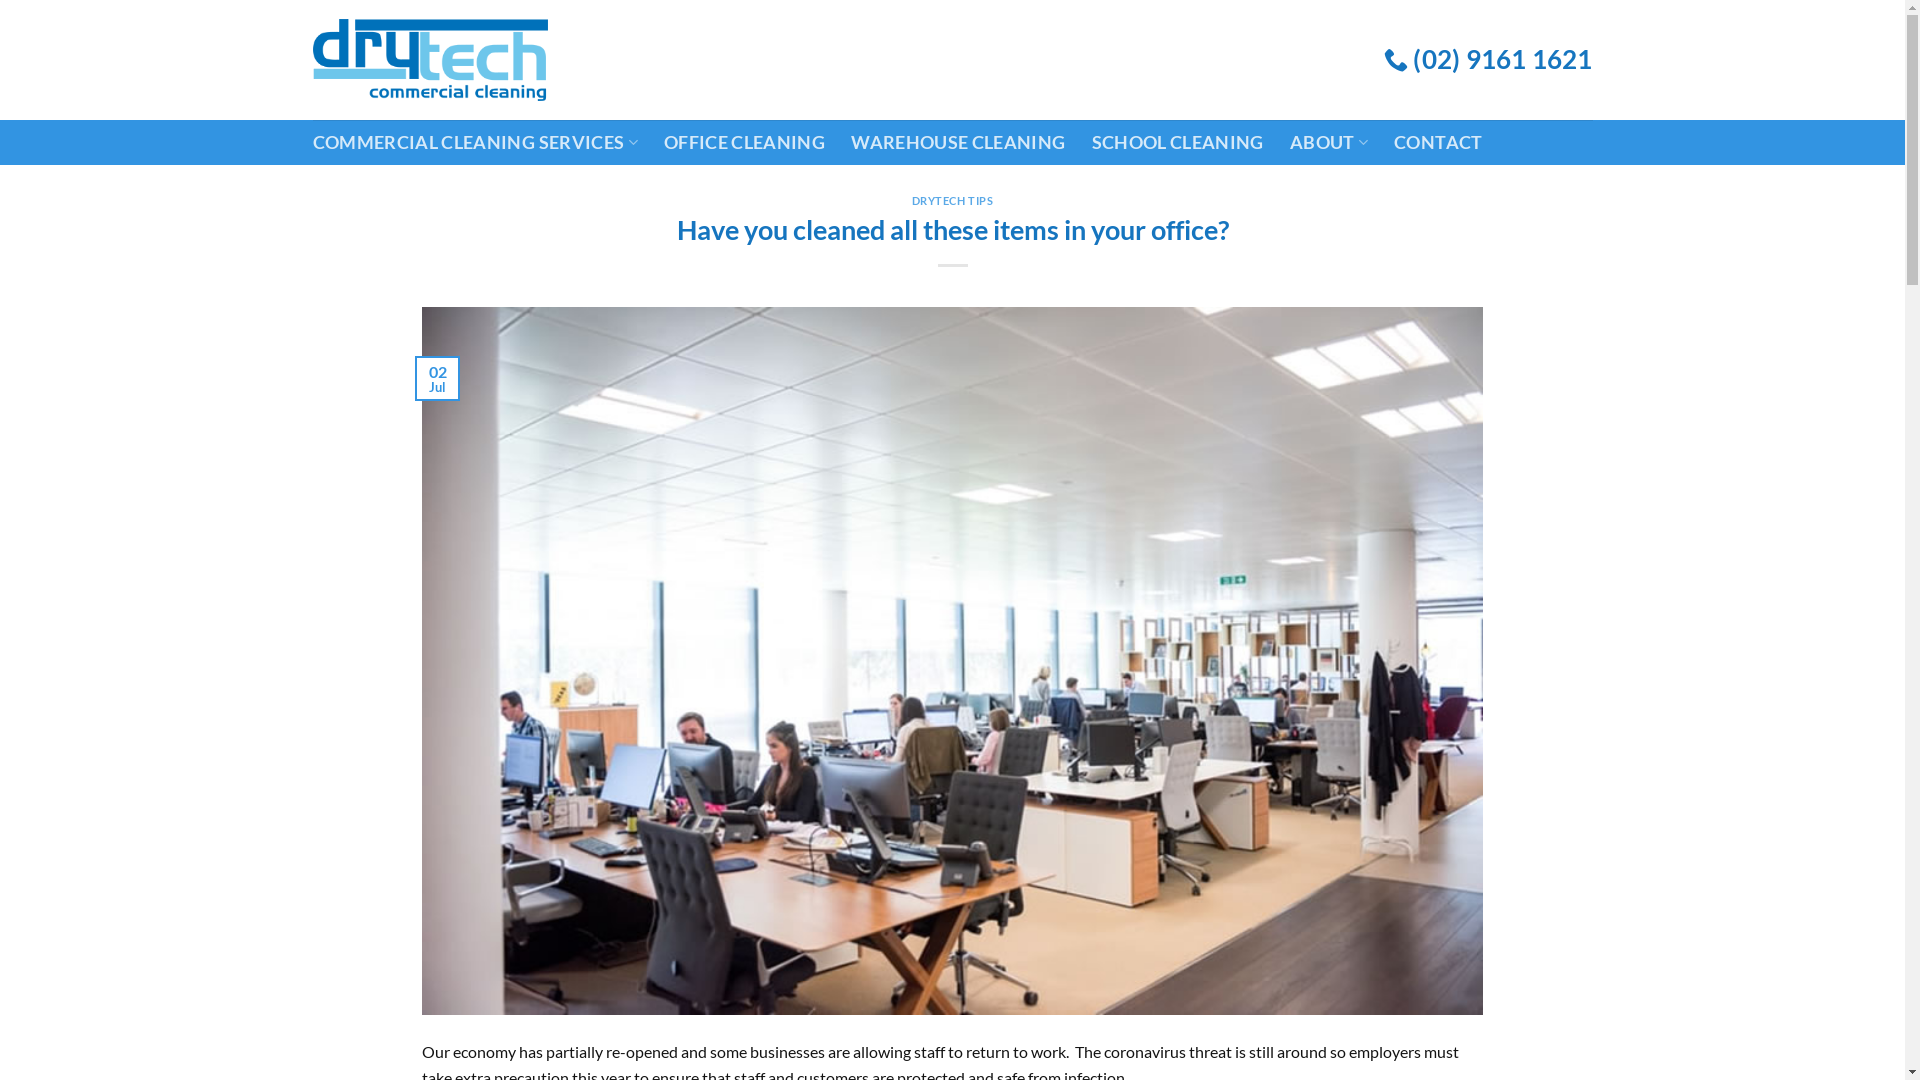  I want to click on 'Skip to content', so click(0, 0).